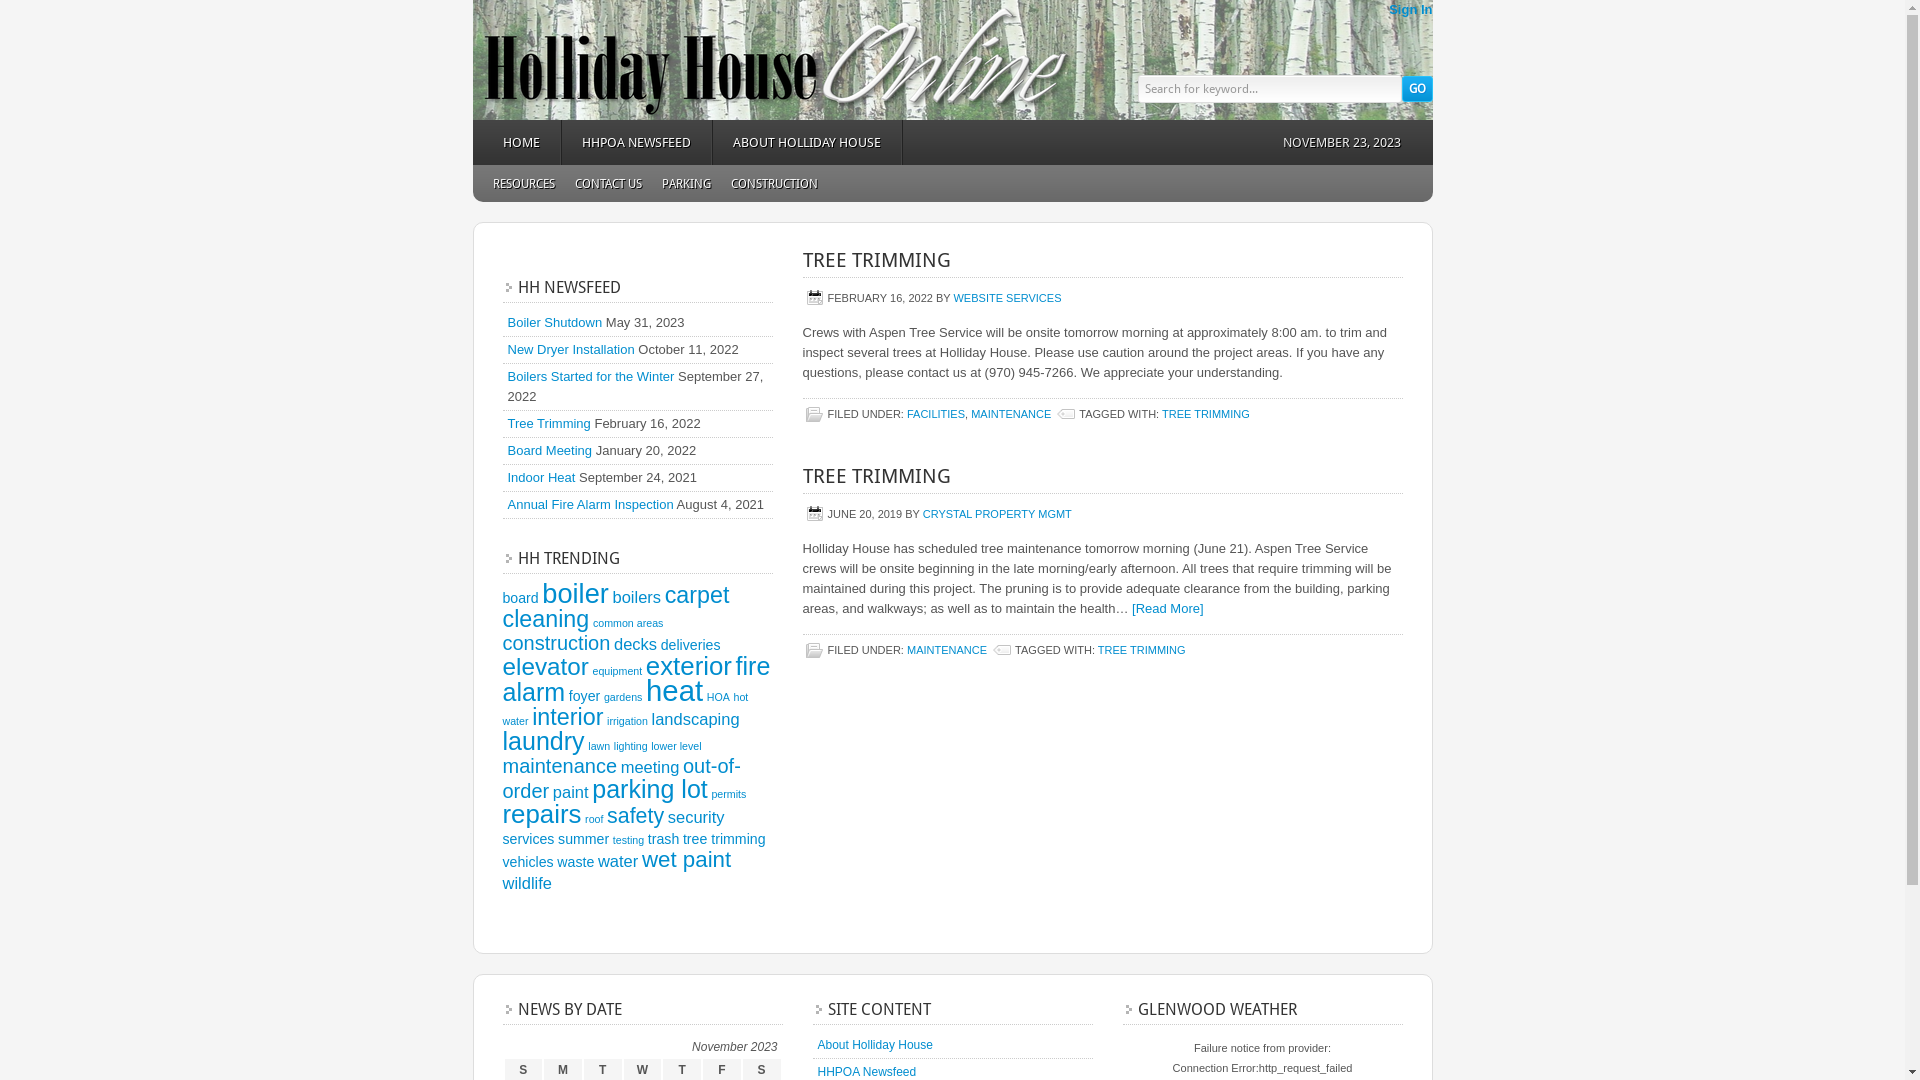 This screenshot has height=1080, width=1920. What do you see at coordinates (697, 593) in the screenshot?
I see `'carpet'` at bounding box center [697, 593].